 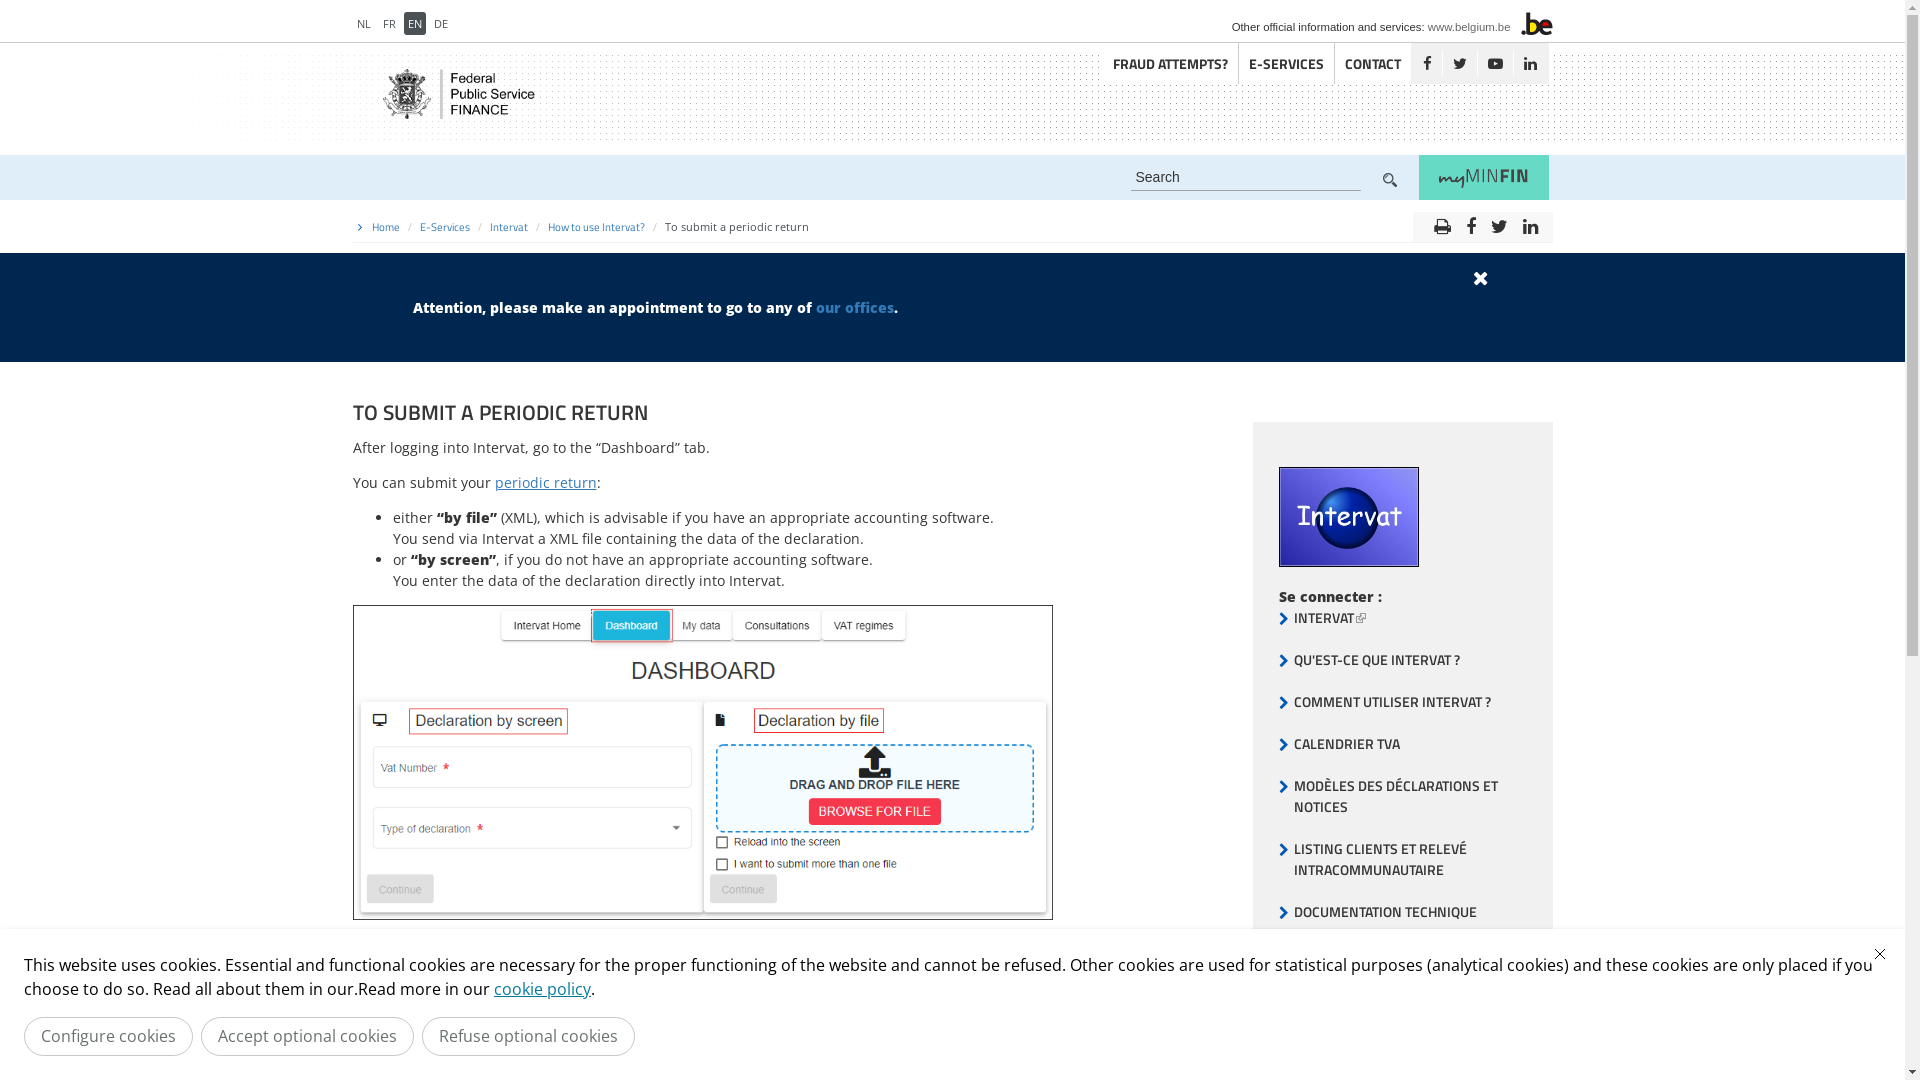 What do you see at coordinates (429, 23) in the screenshot?
I see `'DE'` at bounding box center [429, 23].